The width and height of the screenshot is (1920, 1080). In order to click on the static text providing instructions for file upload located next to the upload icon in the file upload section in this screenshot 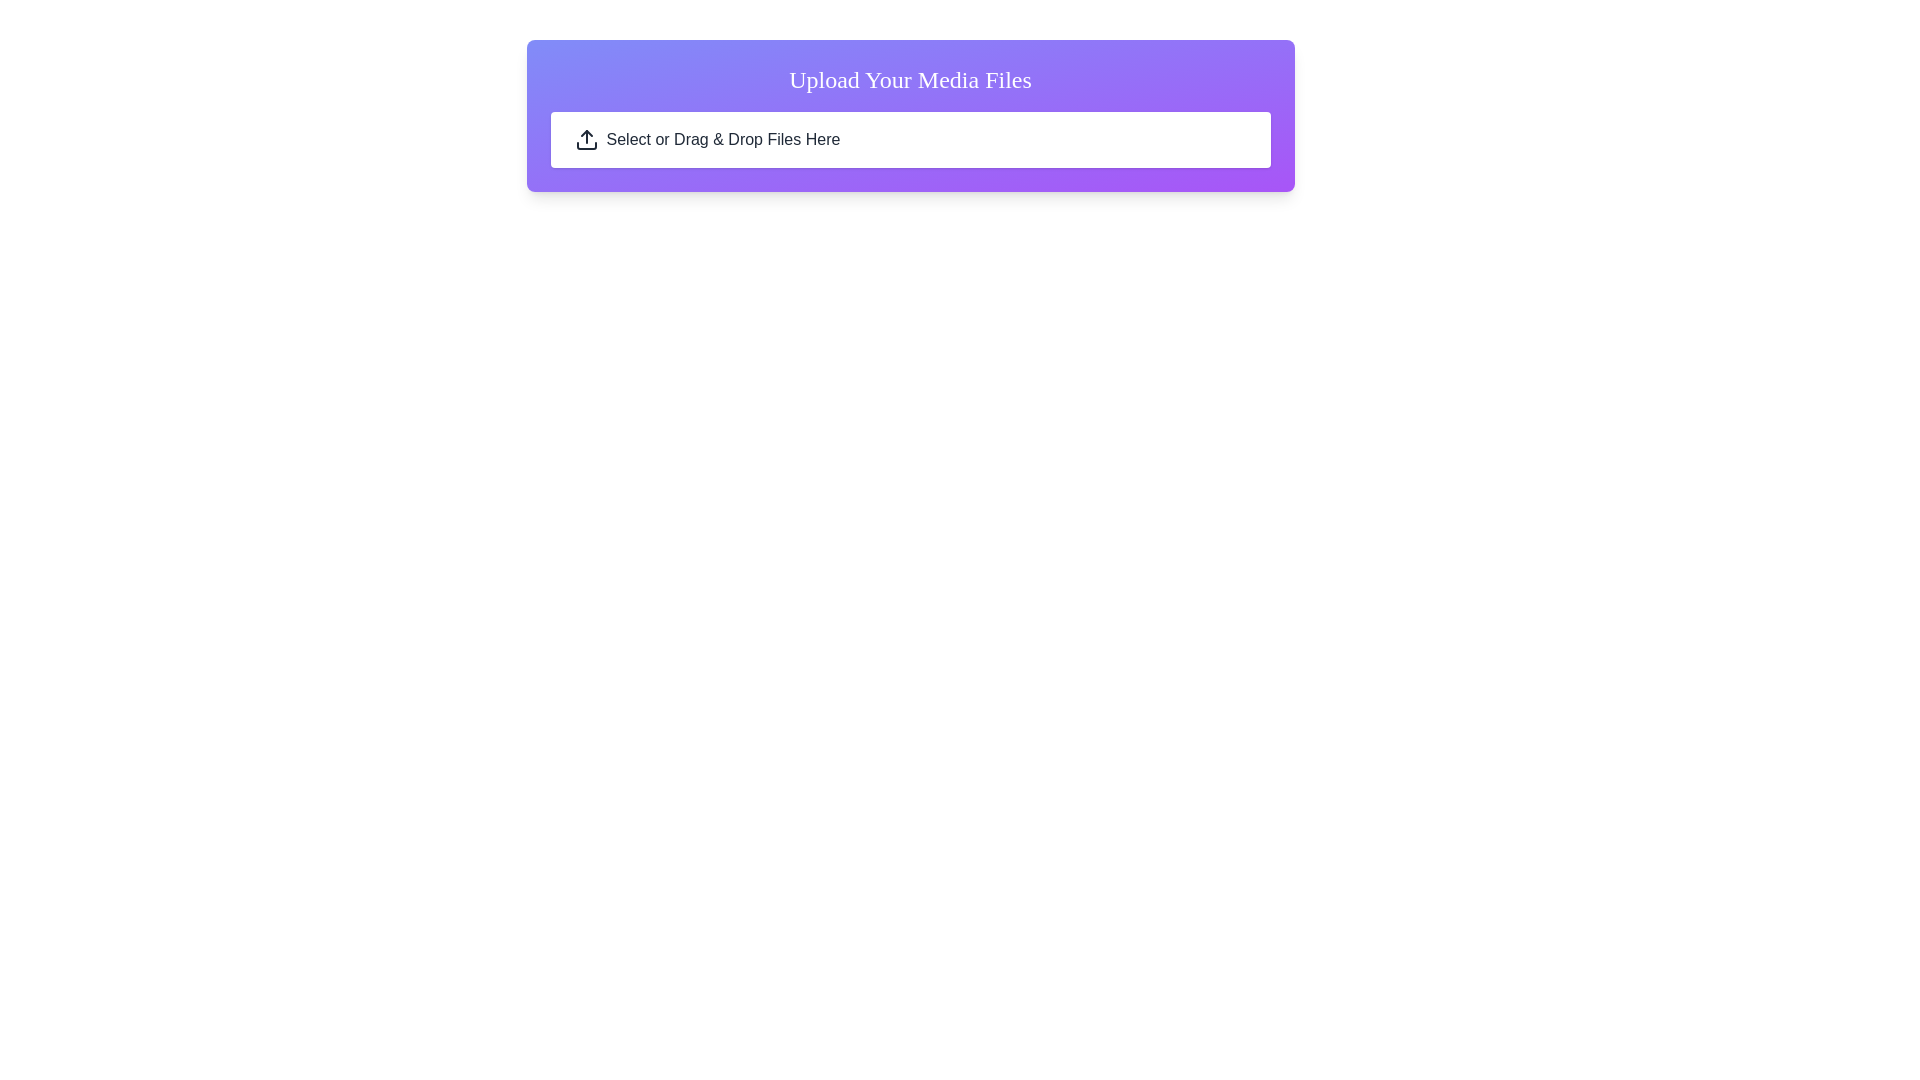, I will do `click(722, 138)`.